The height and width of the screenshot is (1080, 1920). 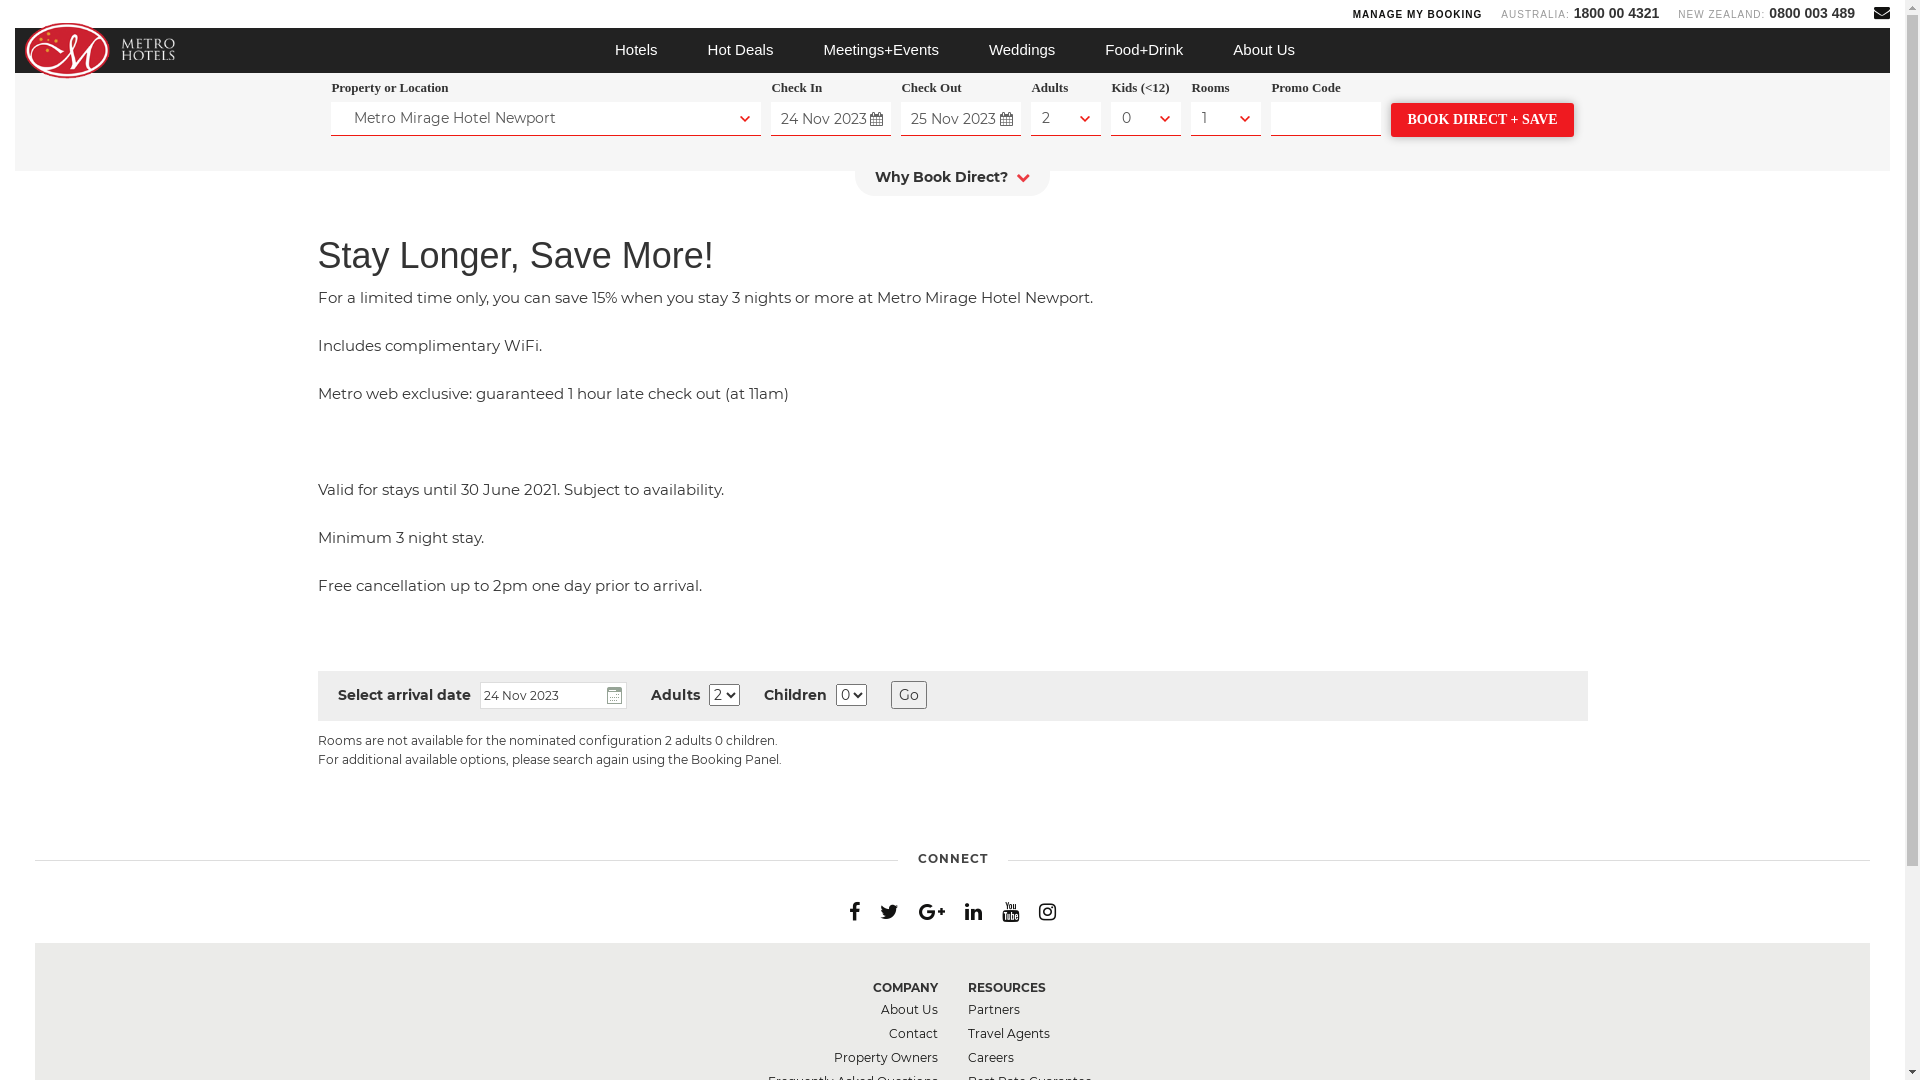 I want to click on 'MANAGE MY BOOKING', so click(x=1416, y=14).